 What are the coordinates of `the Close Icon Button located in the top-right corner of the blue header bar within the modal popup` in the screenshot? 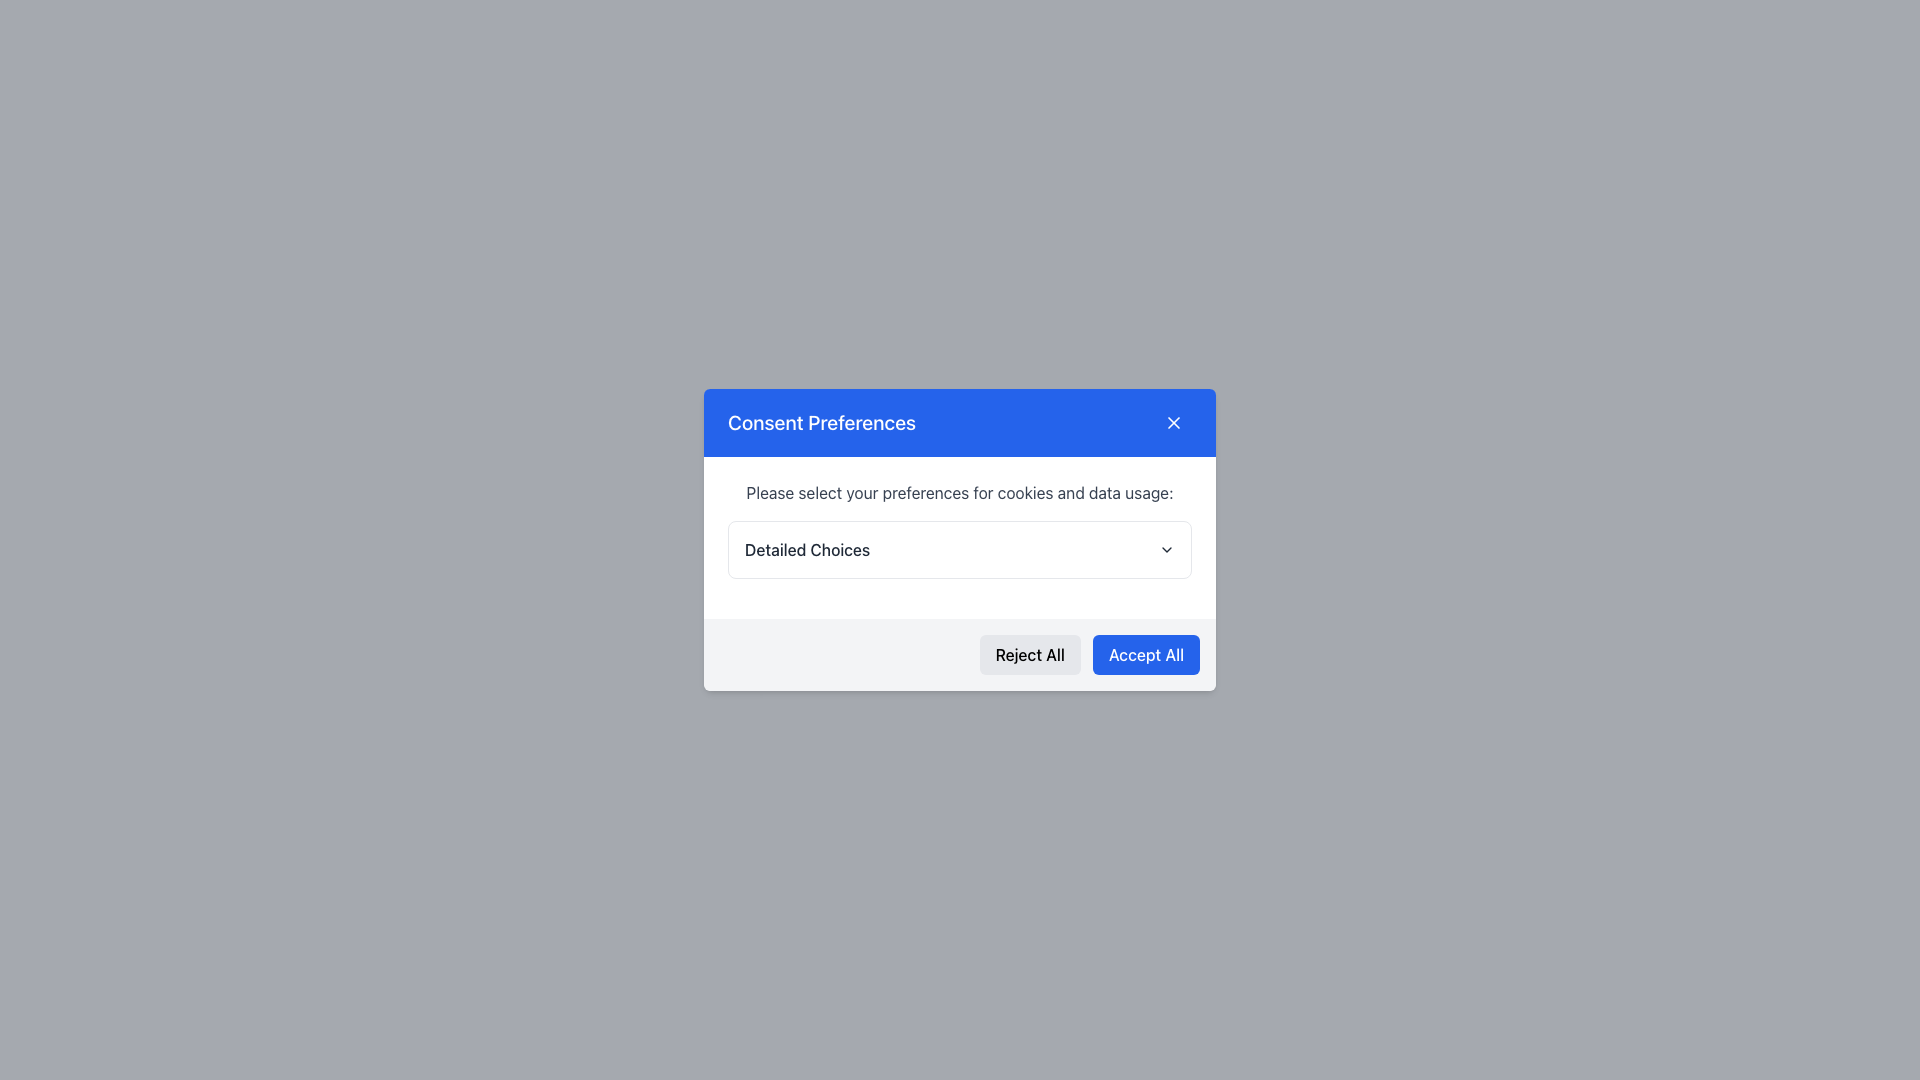 It's located at (1174, 422).